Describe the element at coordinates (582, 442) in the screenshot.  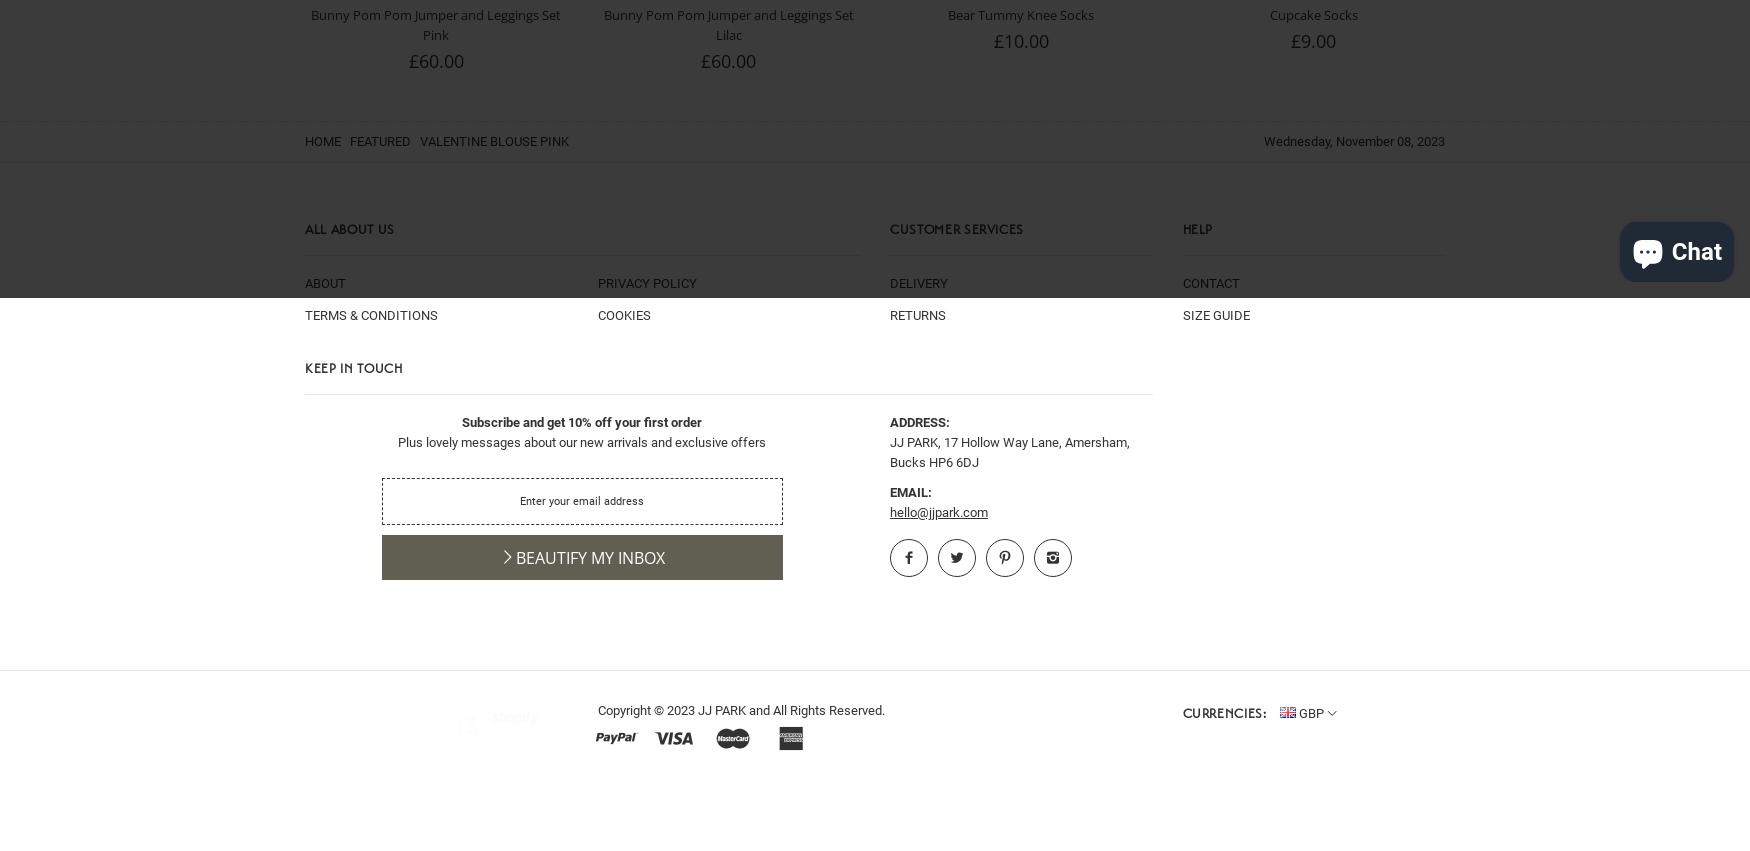
I see `'Plus lovely messages about our new arrivals and exclusive offers'` at that location.